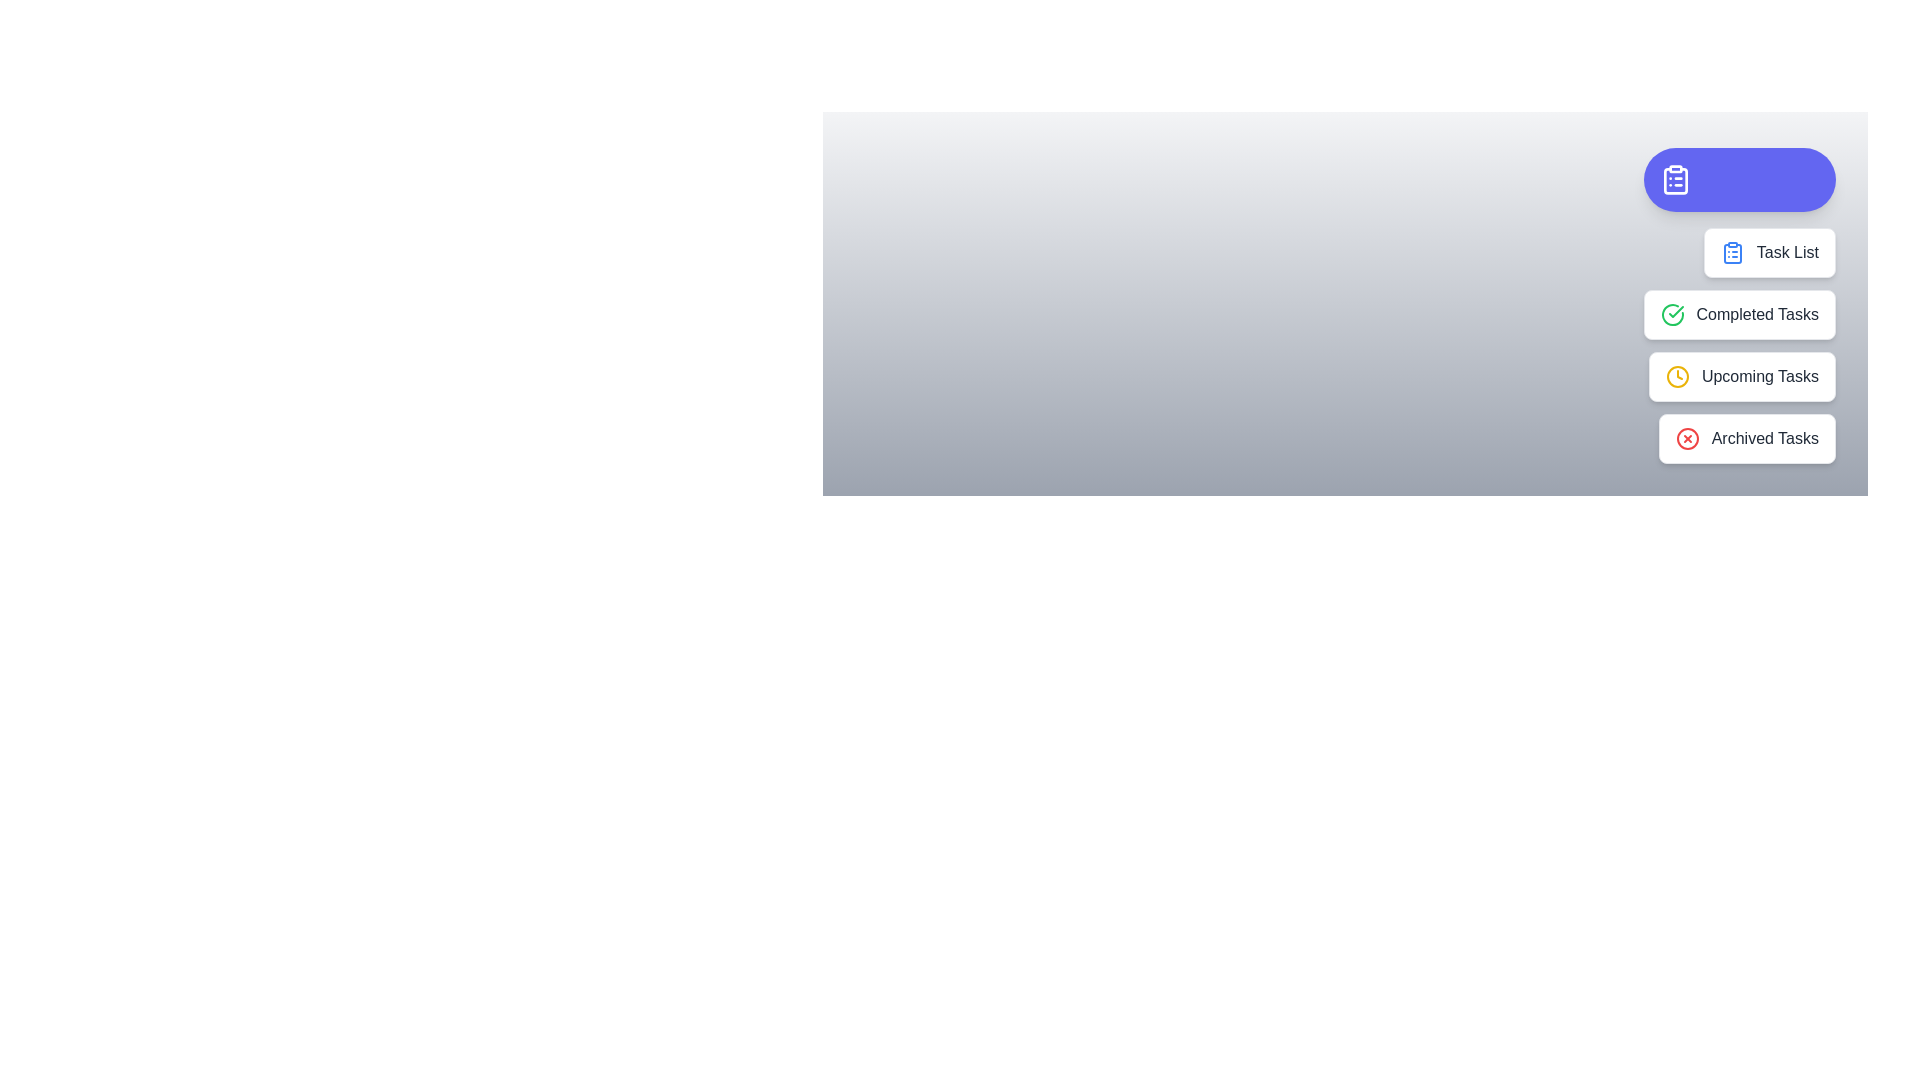 This screenshot has width=1920, height=1080. What do you see at coordinates (1769, 252) in the screenshot?
I see `the 'Task List' option to select it` at bounding box center [1769, 252].